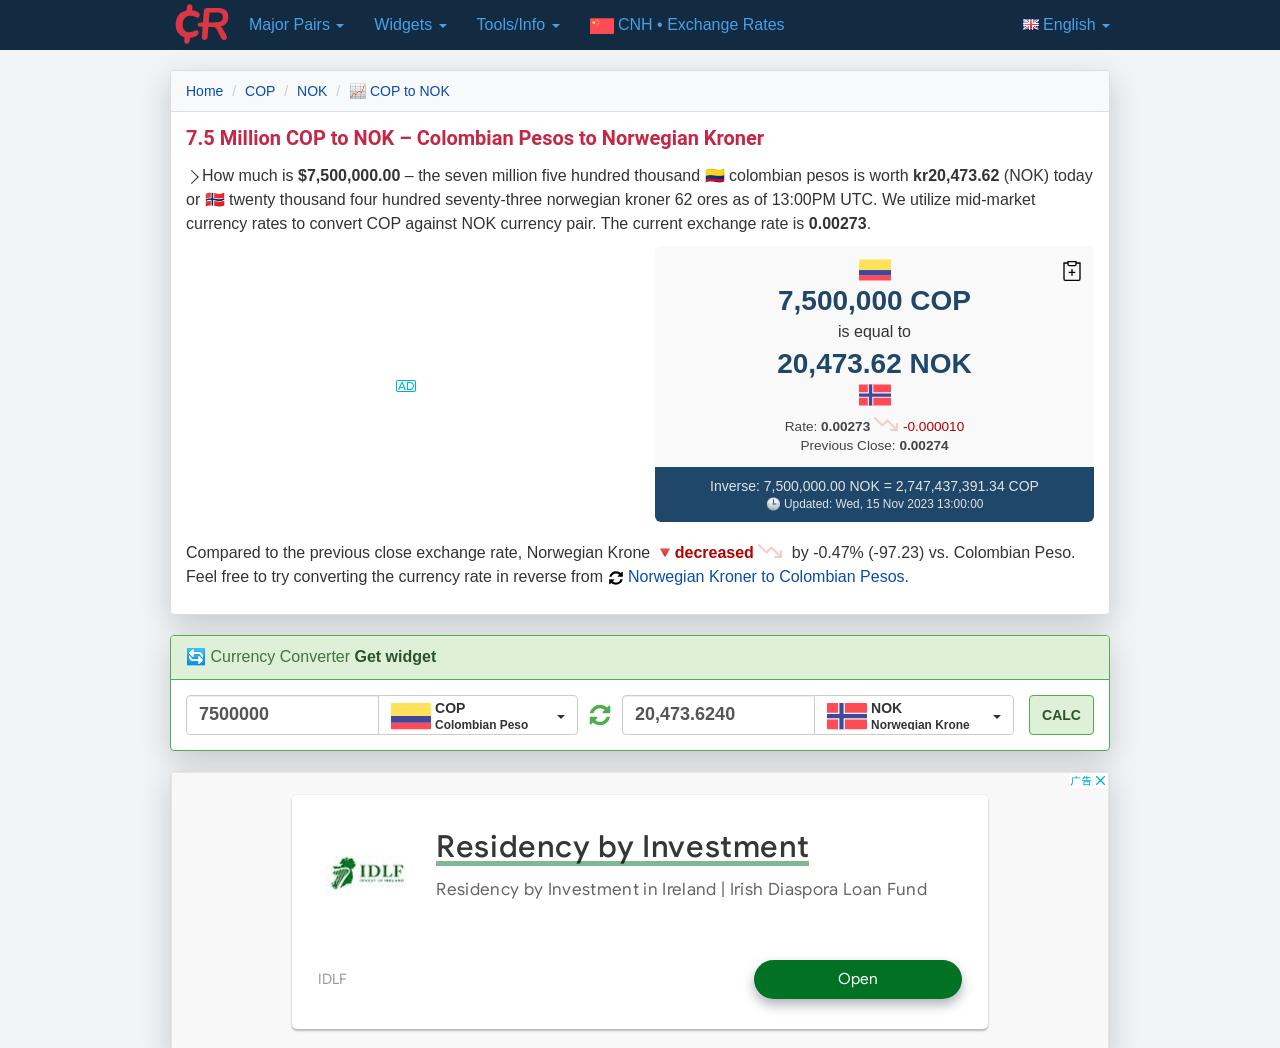 The height and width of the screenshot is (1048, 1280). Describe the element at coordinates (428, 551) in the screenshot. I see `'Compared to the previous close exchange rate, Norwegian Krone 🔻'` at that location.